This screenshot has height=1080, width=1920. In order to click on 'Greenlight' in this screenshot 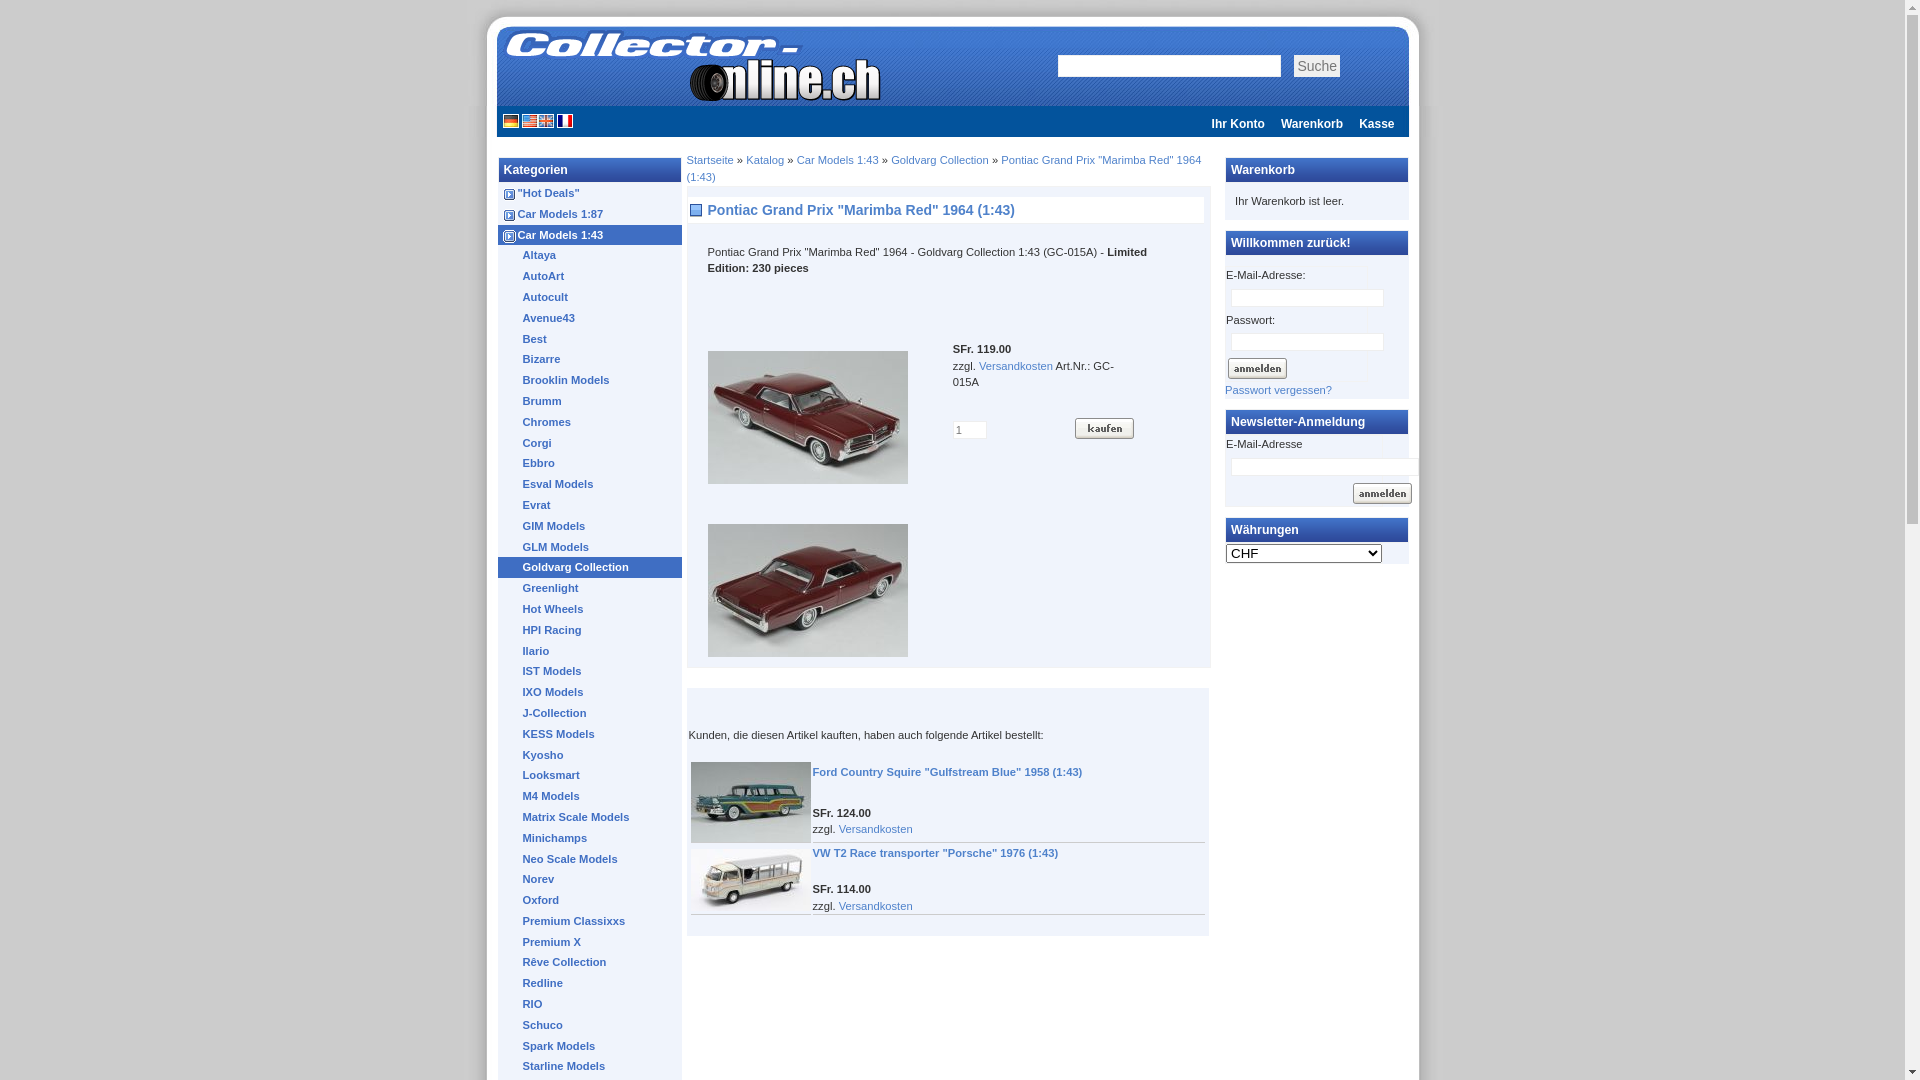, I will do `click(498, 587)`.